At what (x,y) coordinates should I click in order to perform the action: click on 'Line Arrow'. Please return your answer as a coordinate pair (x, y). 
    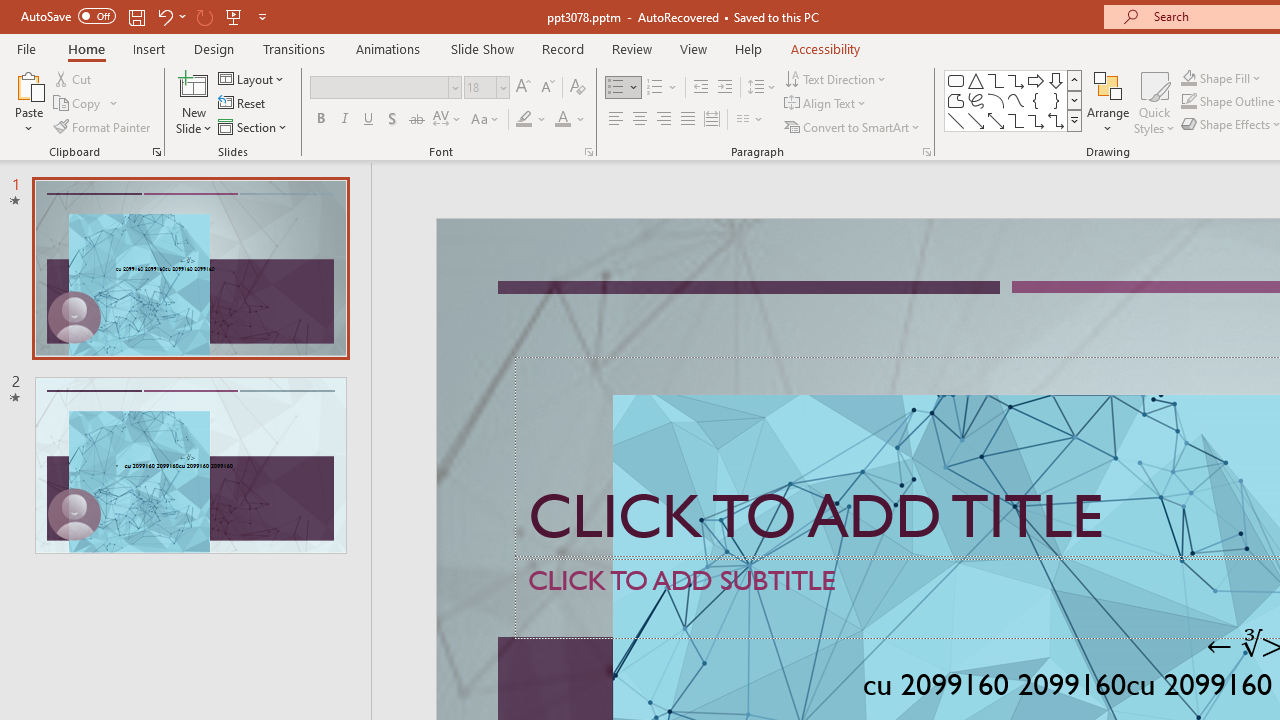
    Looking at the image, I should click on (976, 120).